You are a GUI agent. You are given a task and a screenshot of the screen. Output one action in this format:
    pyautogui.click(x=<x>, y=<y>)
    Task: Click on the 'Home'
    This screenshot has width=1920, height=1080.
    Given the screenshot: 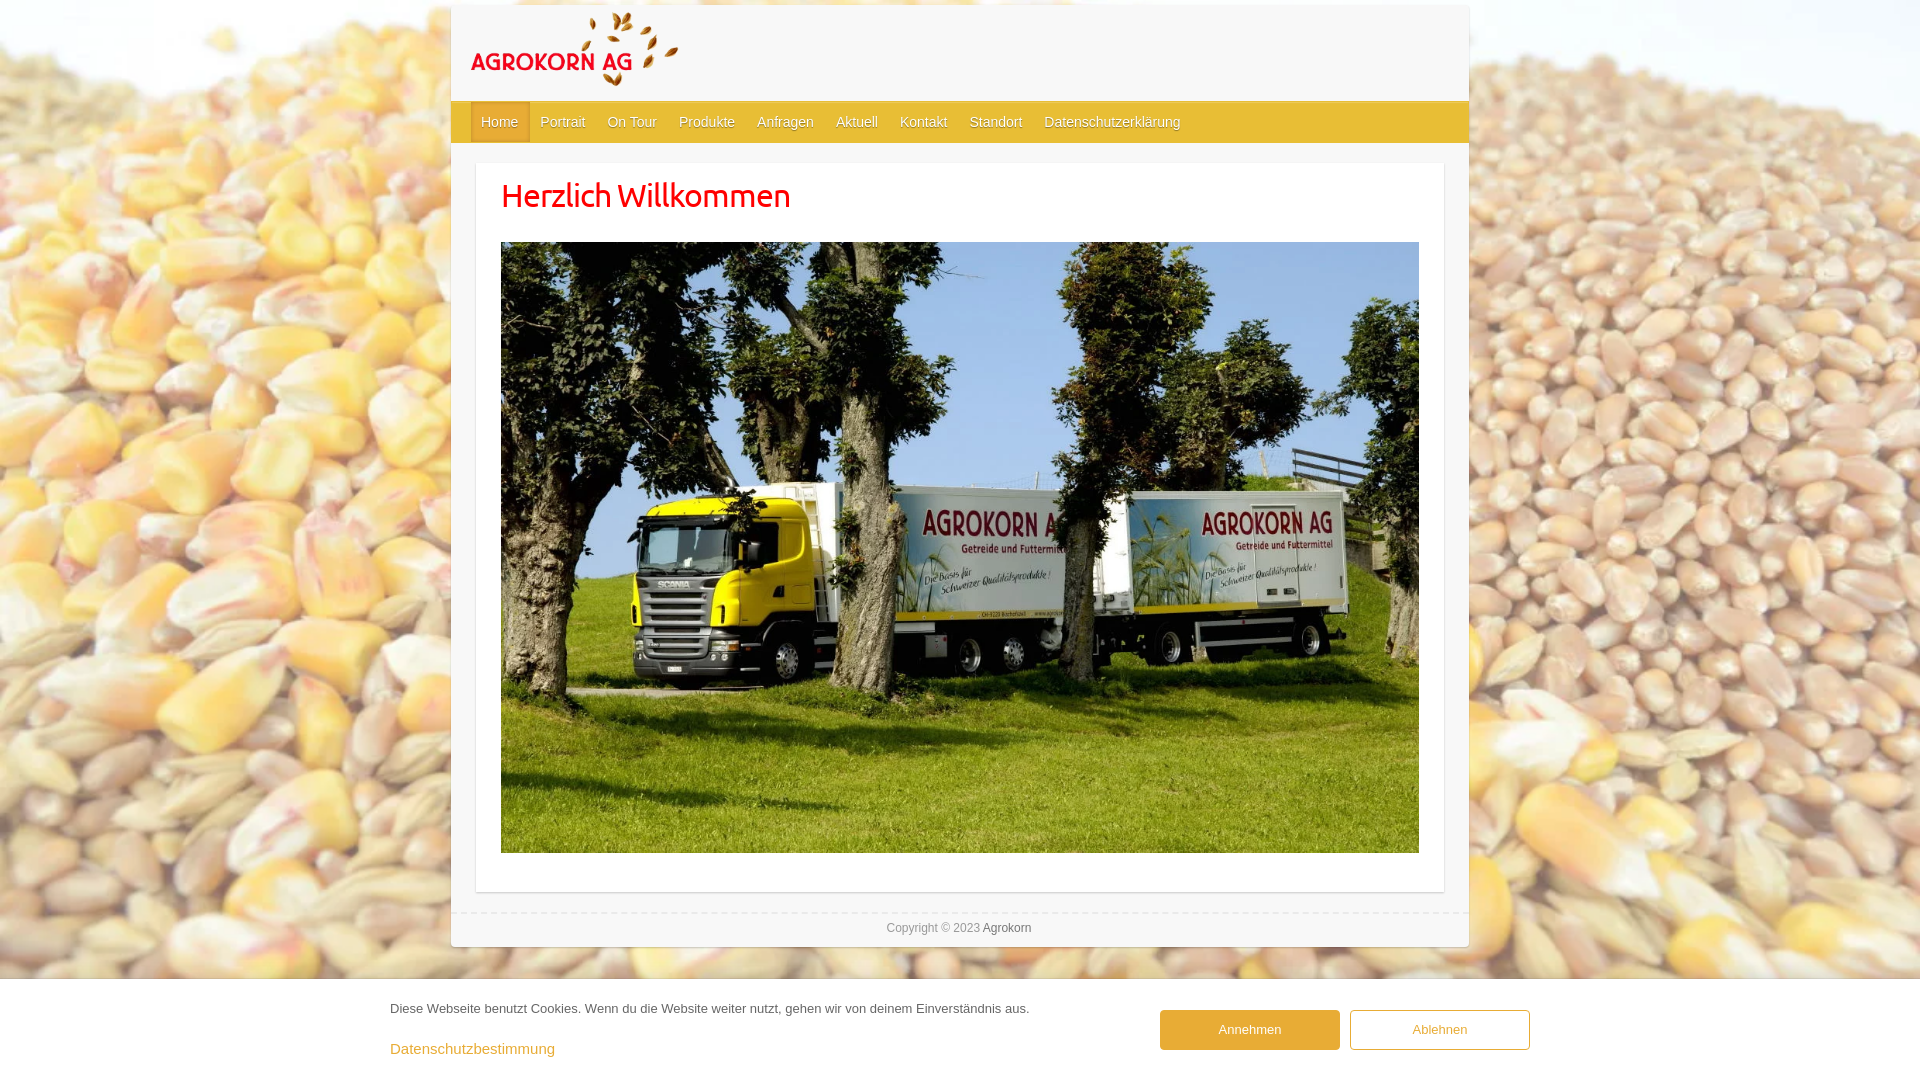 What is the action you would take?
    pyautogui.click(x=500, y=122)
    